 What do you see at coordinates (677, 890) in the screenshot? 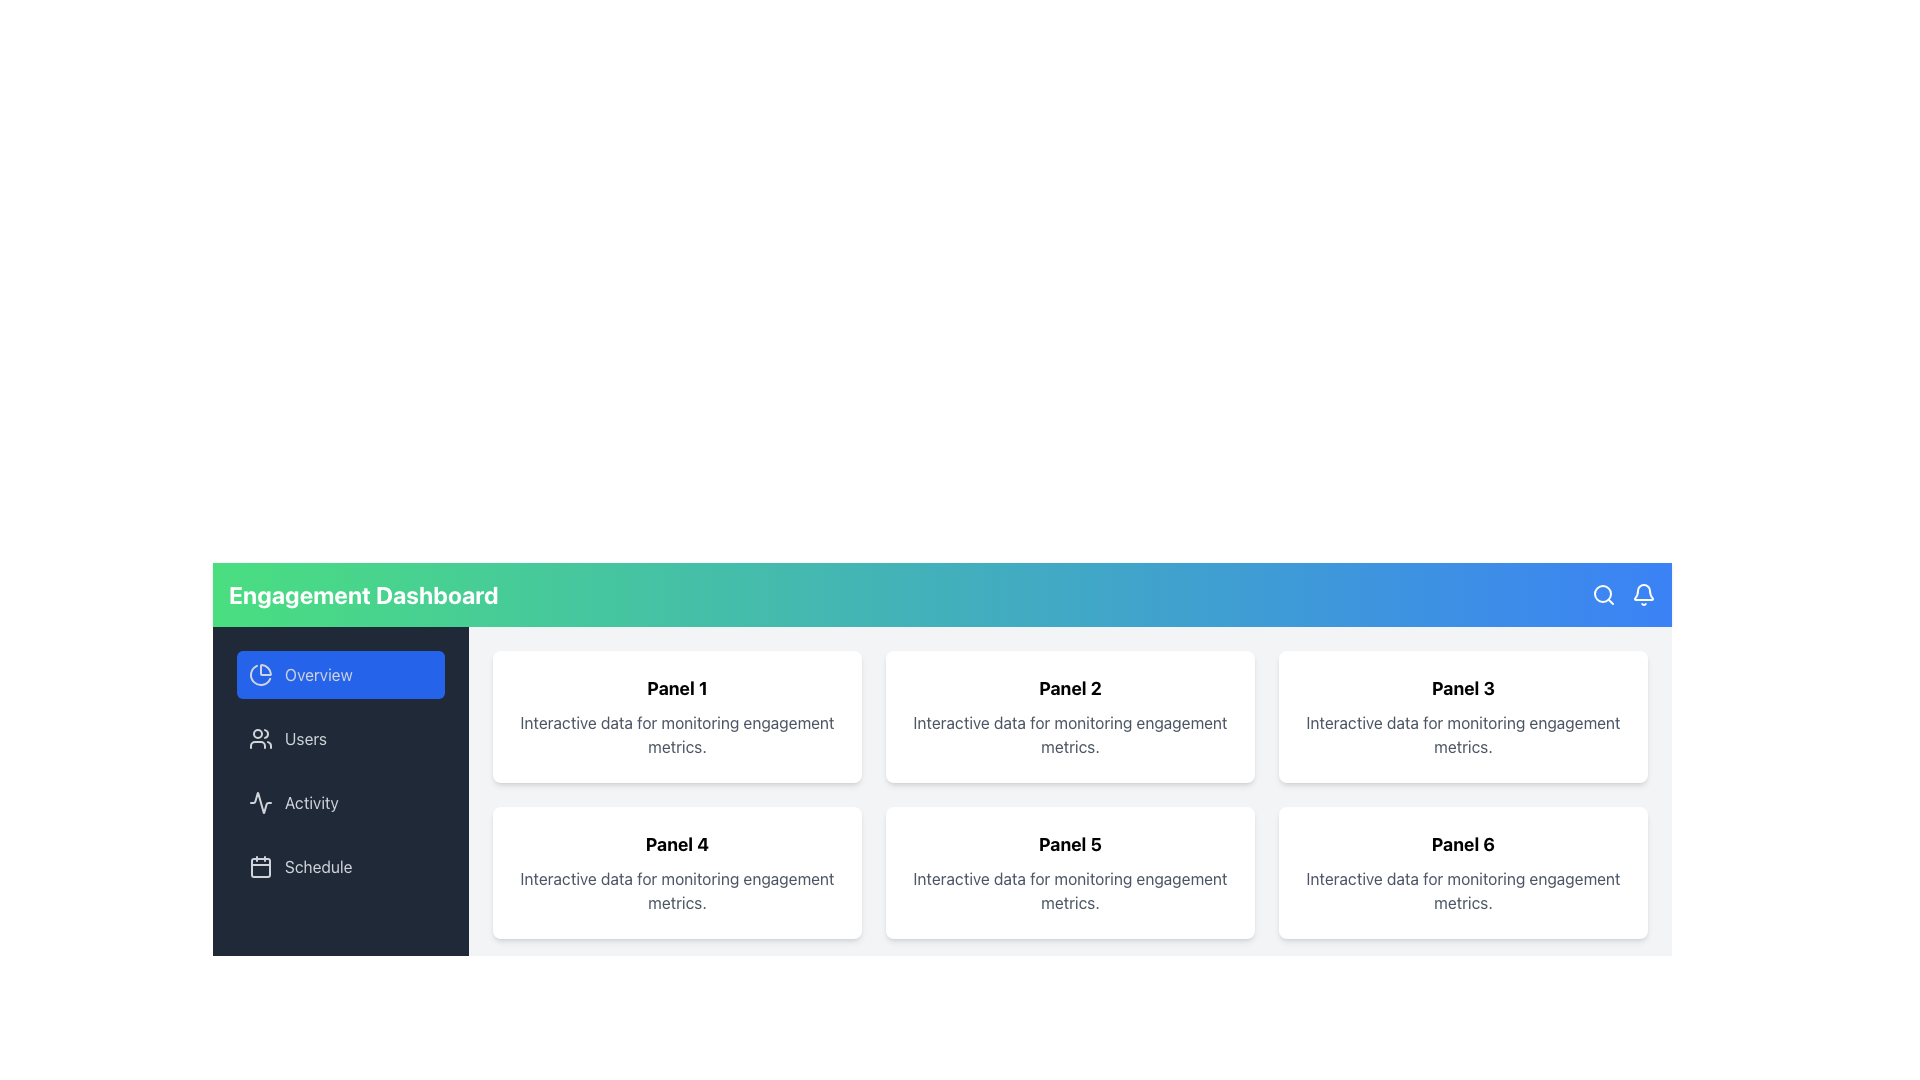
I see `text 'Interactive data for monitoring engagement metrics.' displayed in gray color below the title 'Panel 4' in the Text Display element` at bounding box center [677, 890].